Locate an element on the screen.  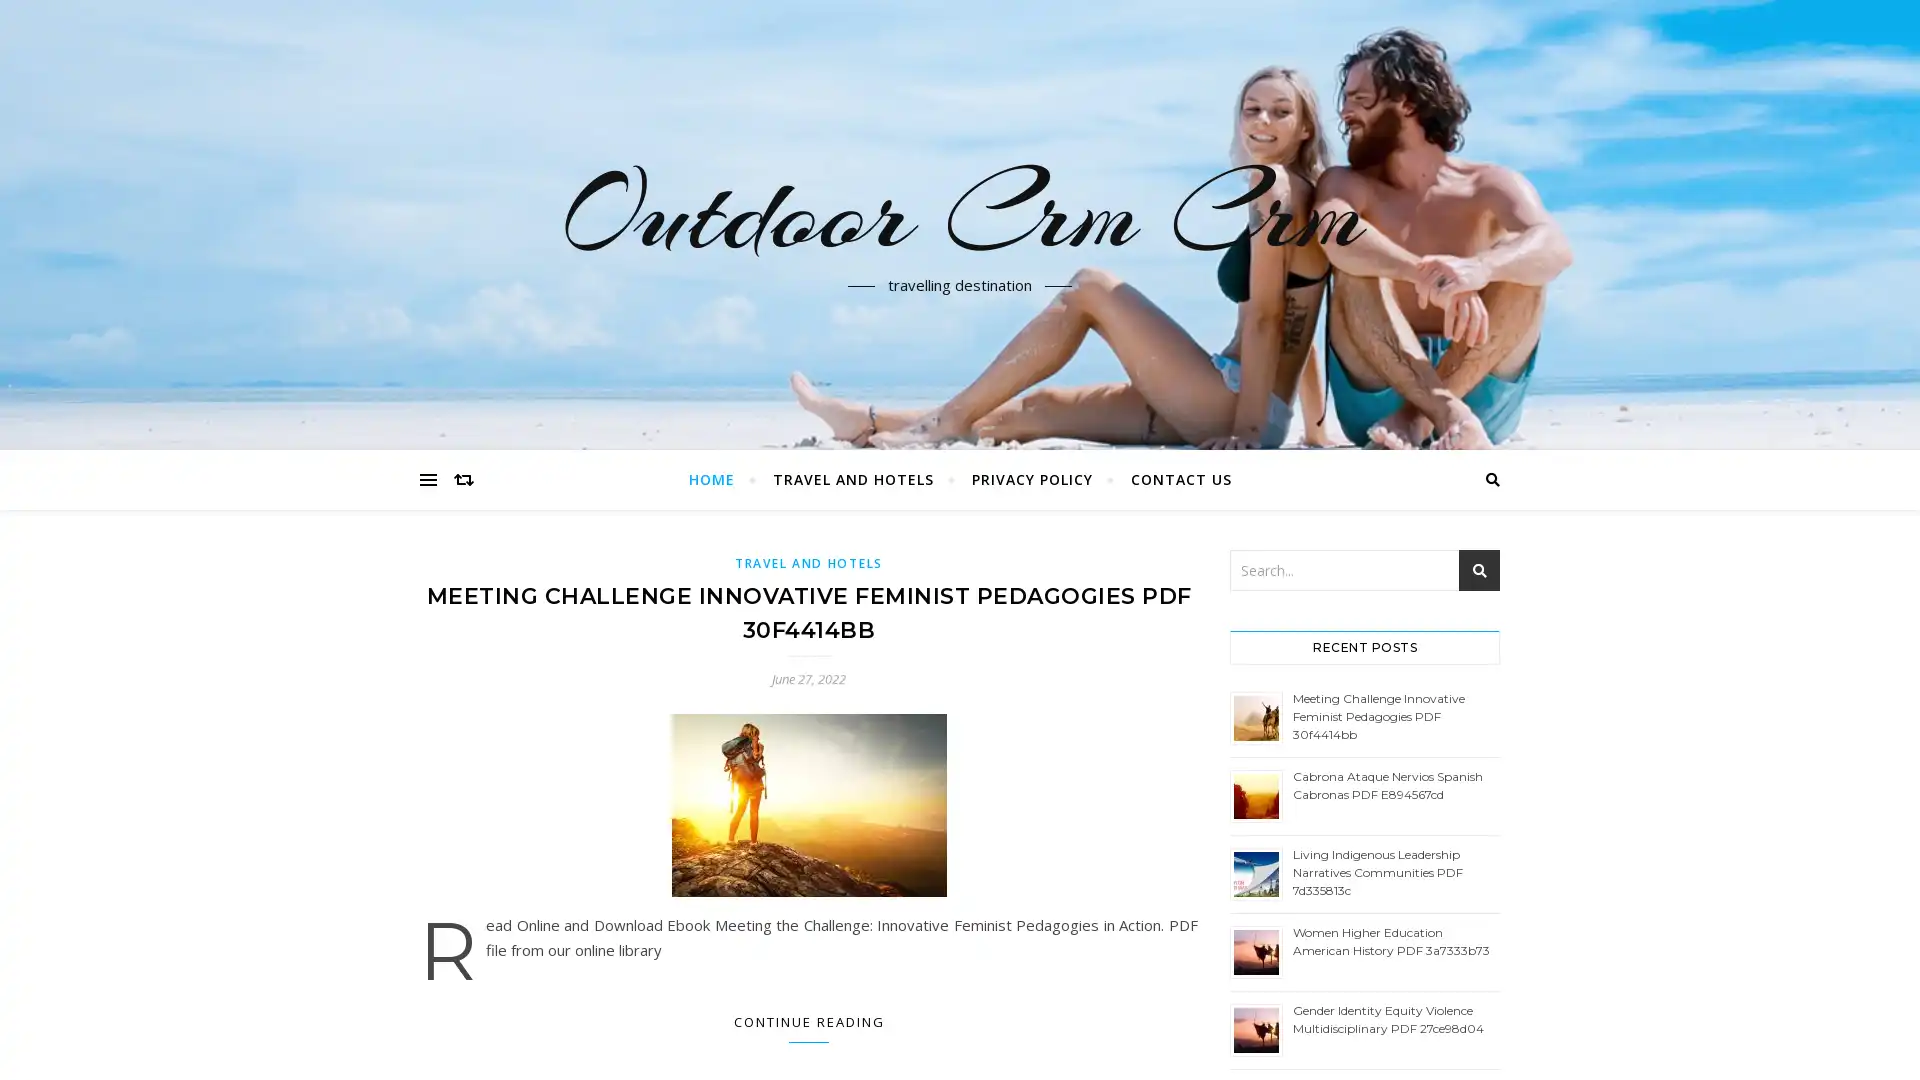
st is located at coordinates (1479, 570).